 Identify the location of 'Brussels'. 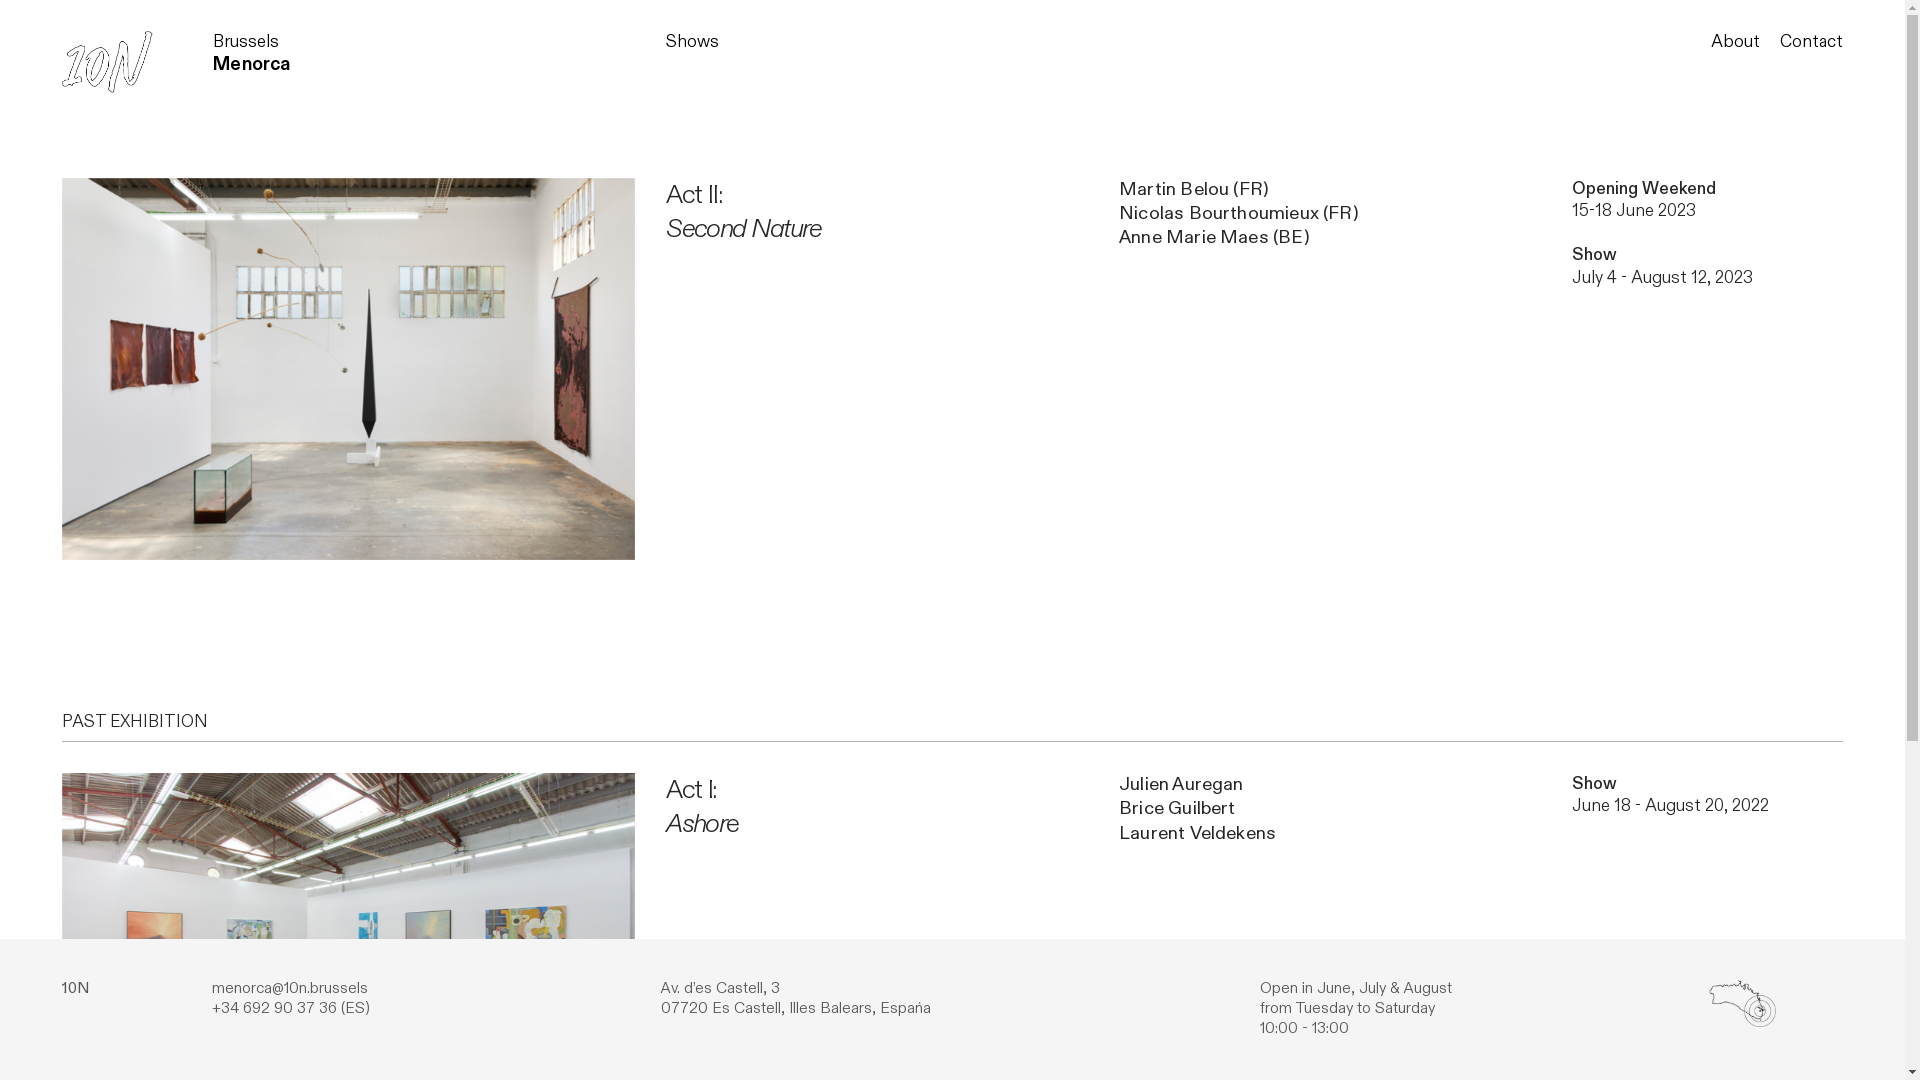
(212, 41).